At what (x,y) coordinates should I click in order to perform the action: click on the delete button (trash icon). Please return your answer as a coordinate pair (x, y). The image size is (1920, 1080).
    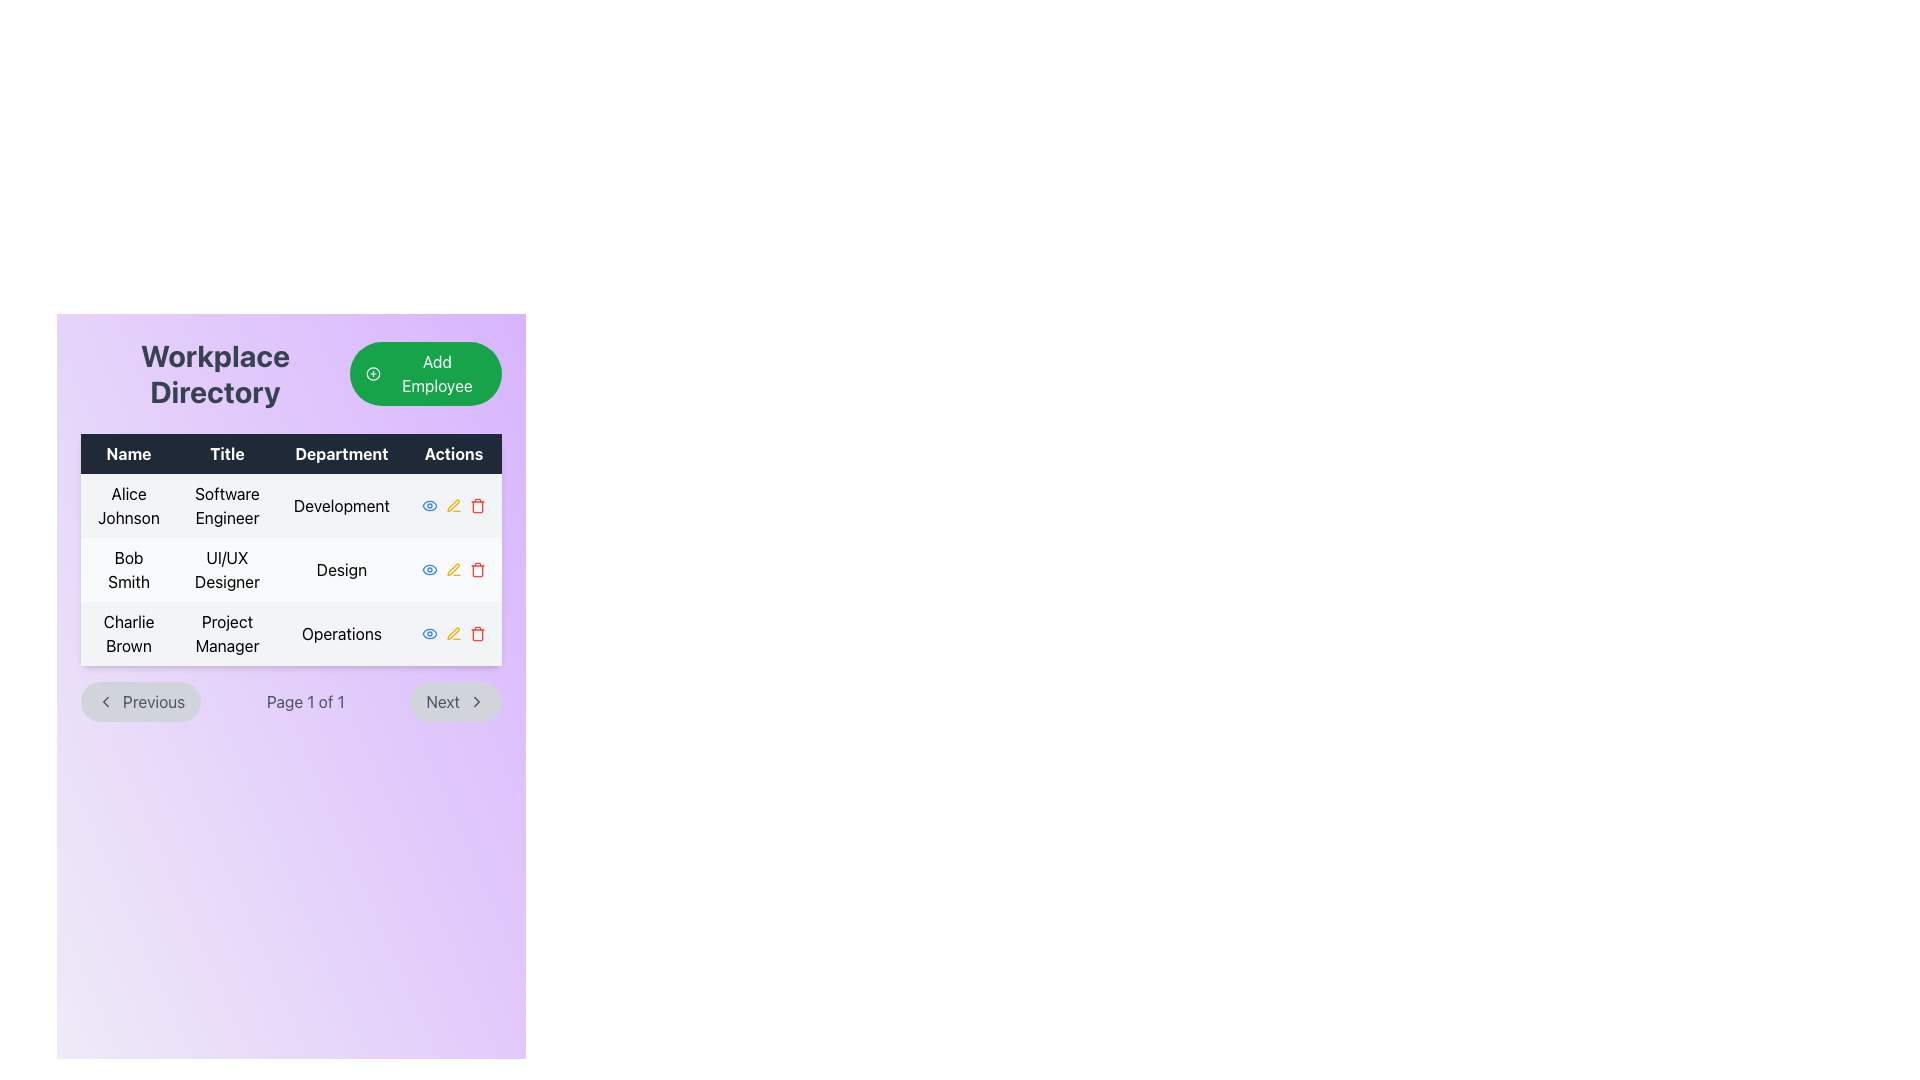
    Looking at the image, I should click on (476, 570).